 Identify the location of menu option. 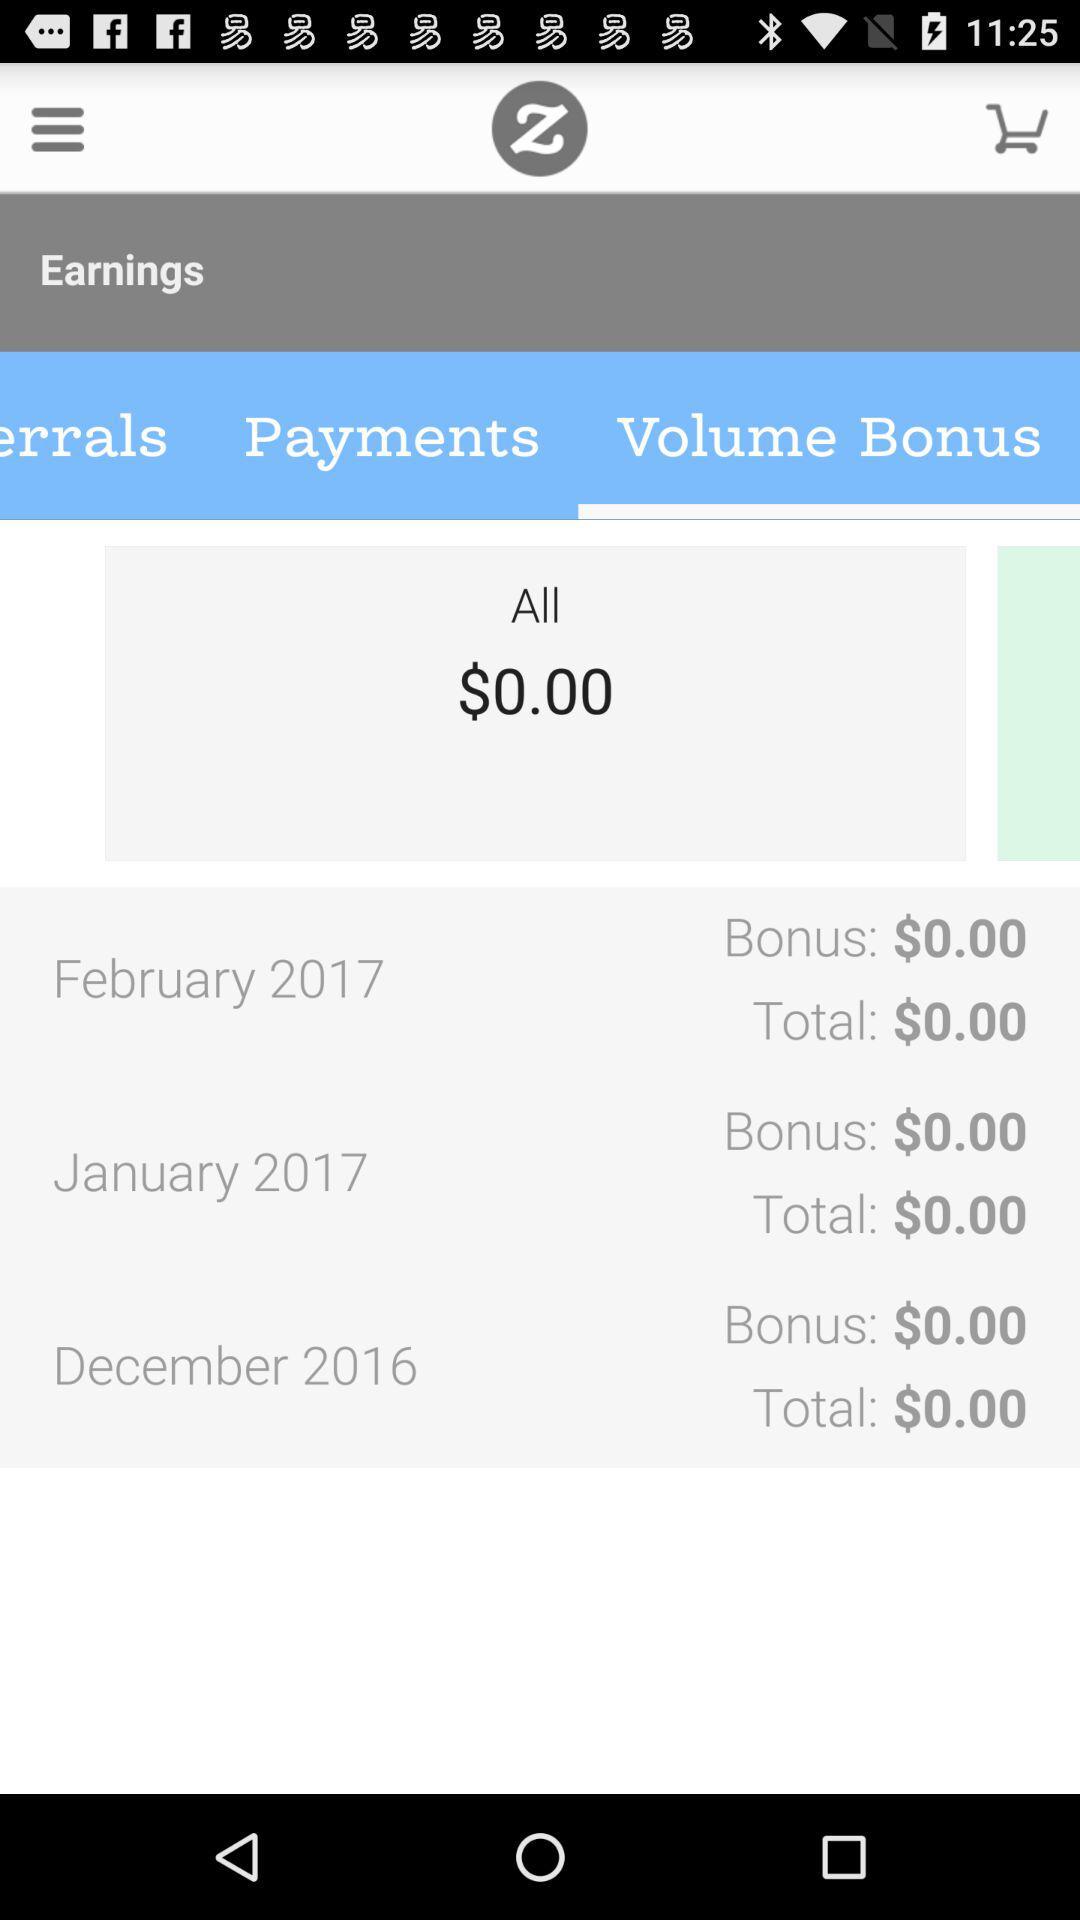
(56, 127).